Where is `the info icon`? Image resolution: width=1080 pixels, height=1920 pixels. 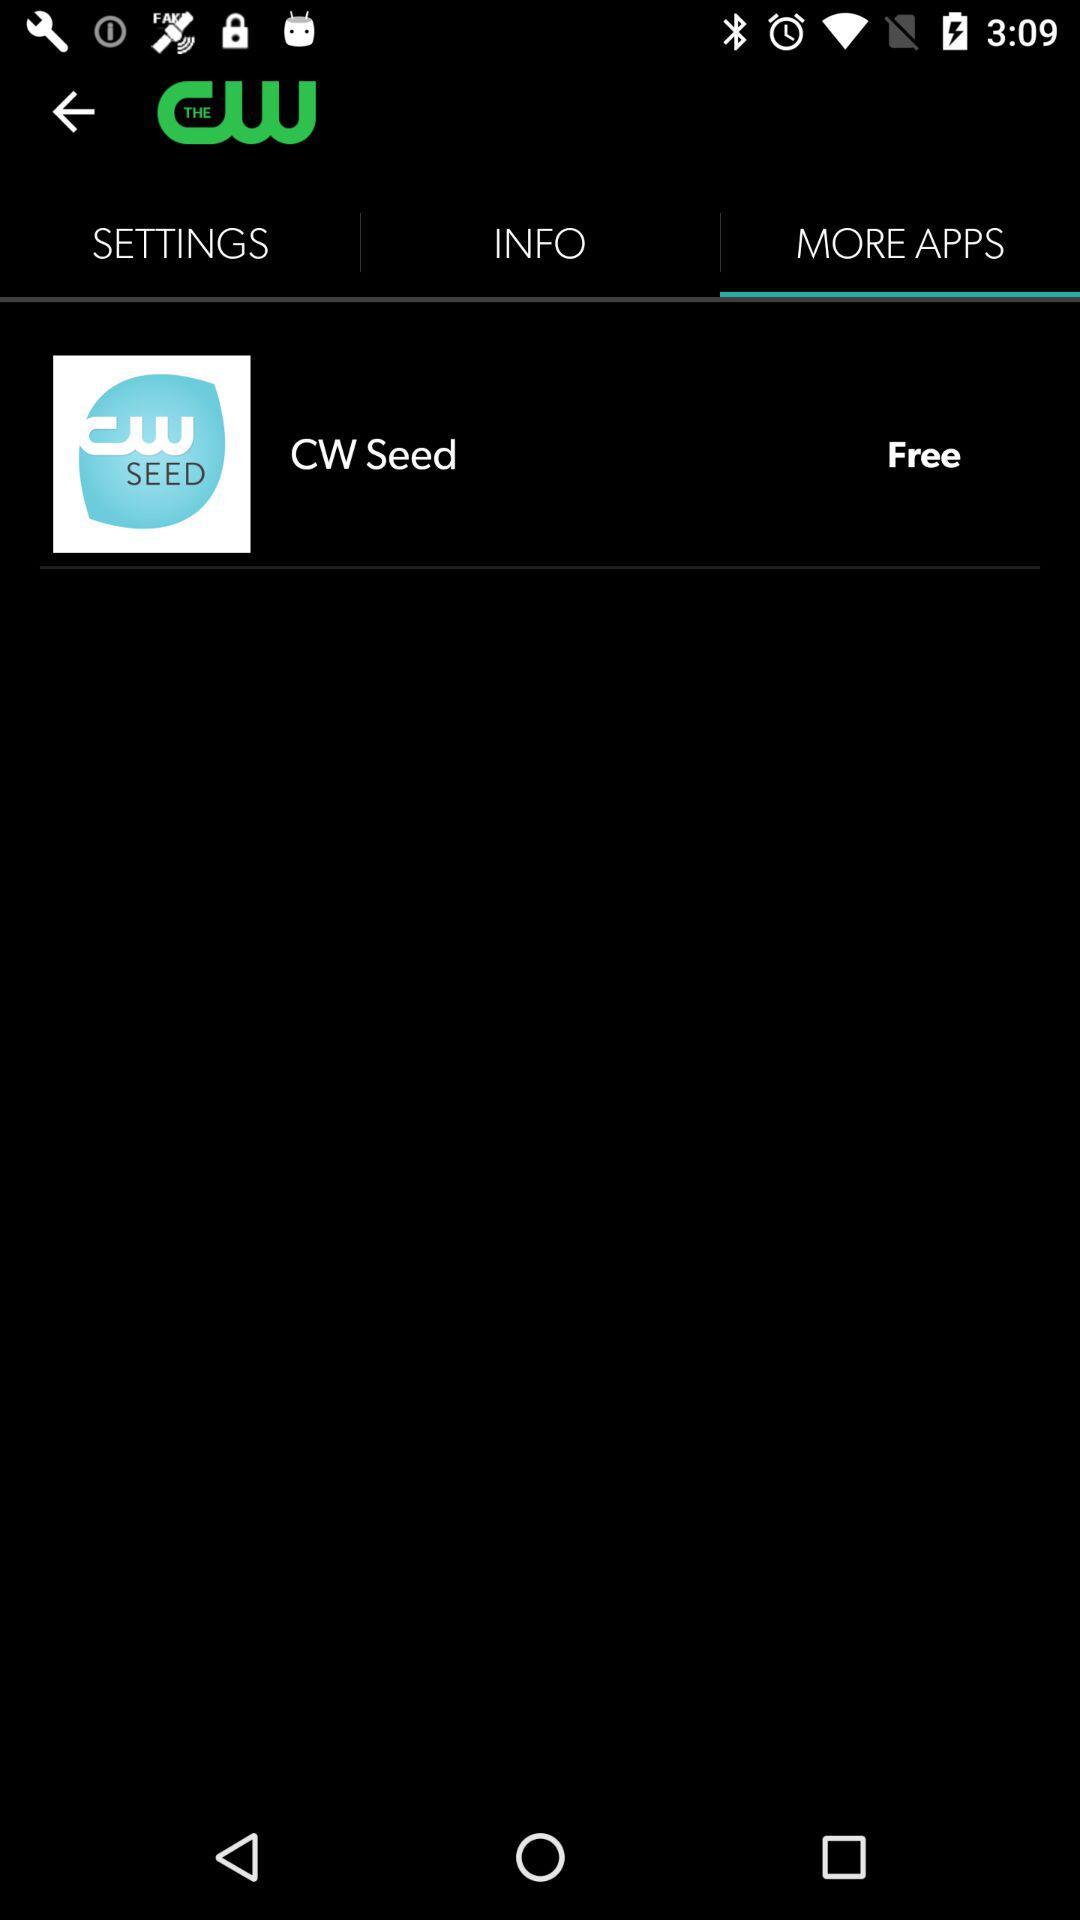
the info icon is located at coordinates (540, 242).